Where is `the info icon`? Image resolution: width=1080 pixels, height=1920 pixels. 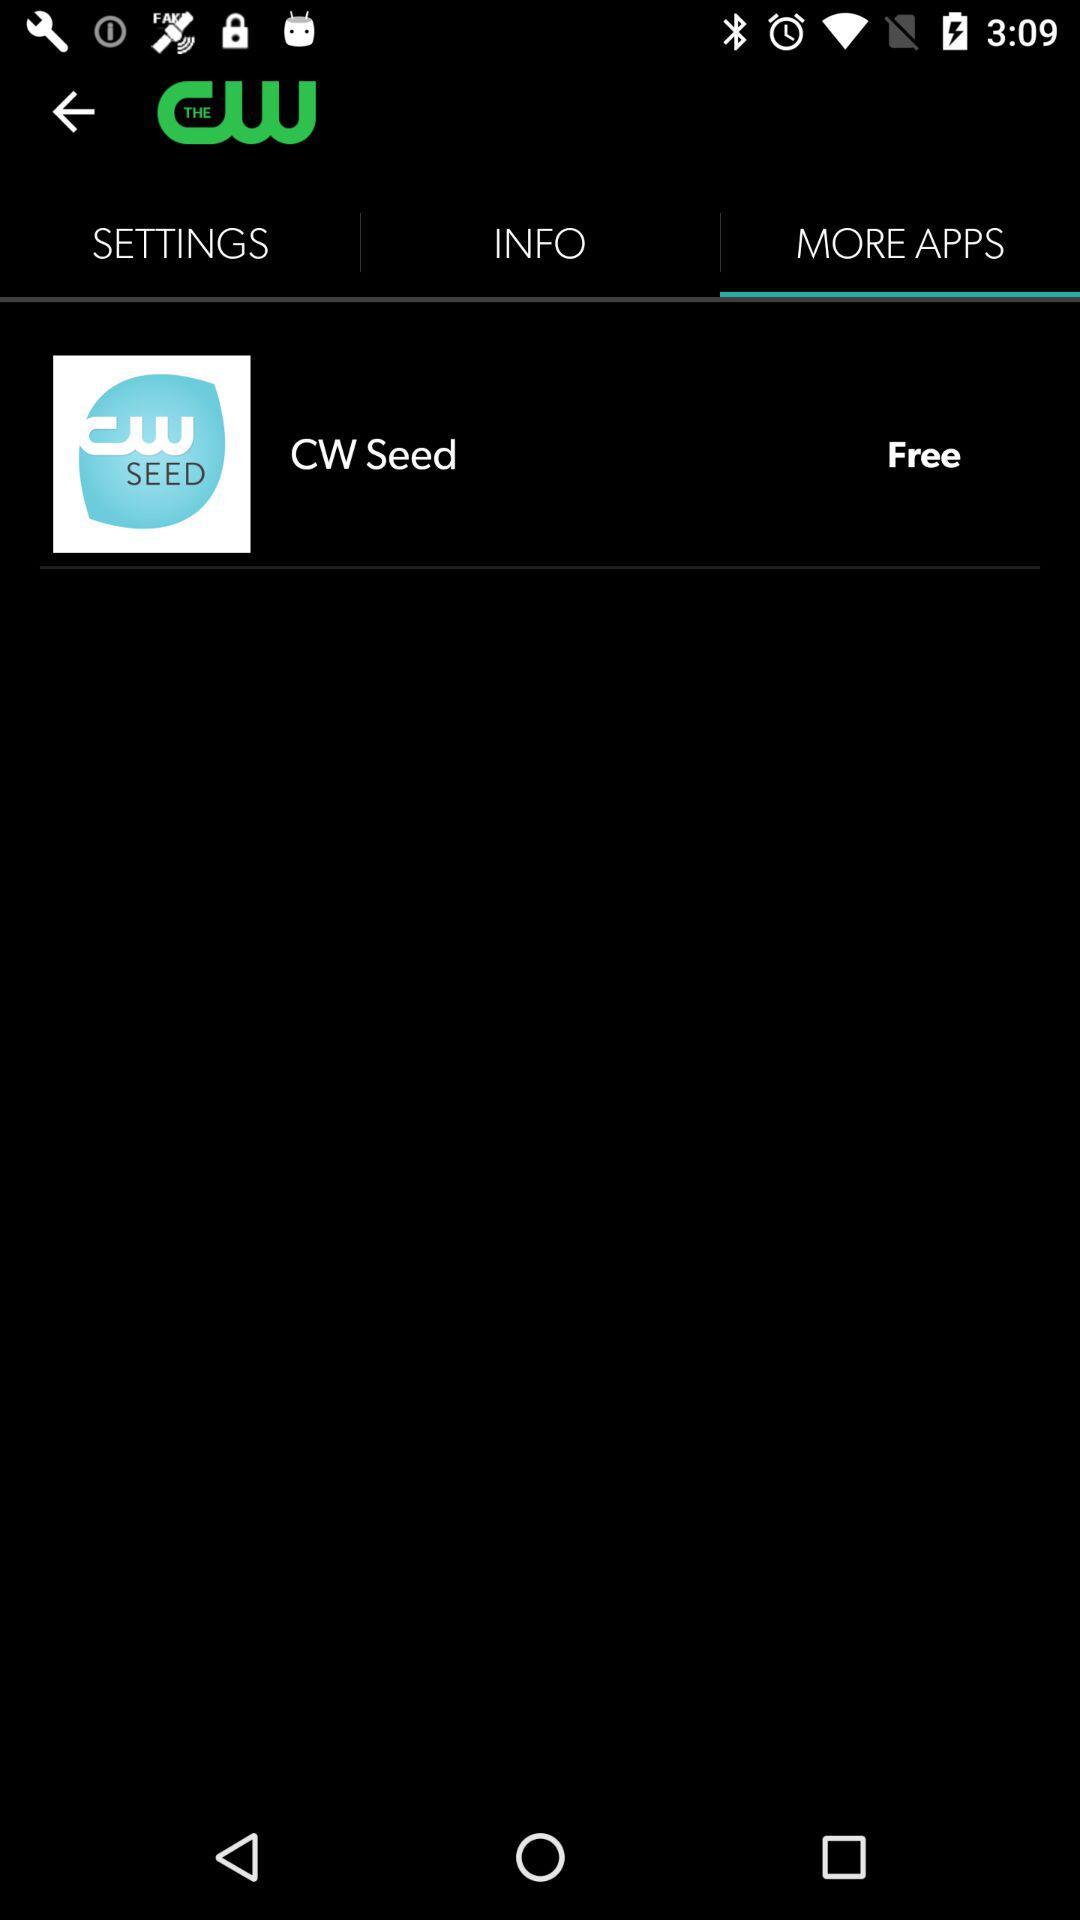
the info icon is located at coordinates (540, 242).